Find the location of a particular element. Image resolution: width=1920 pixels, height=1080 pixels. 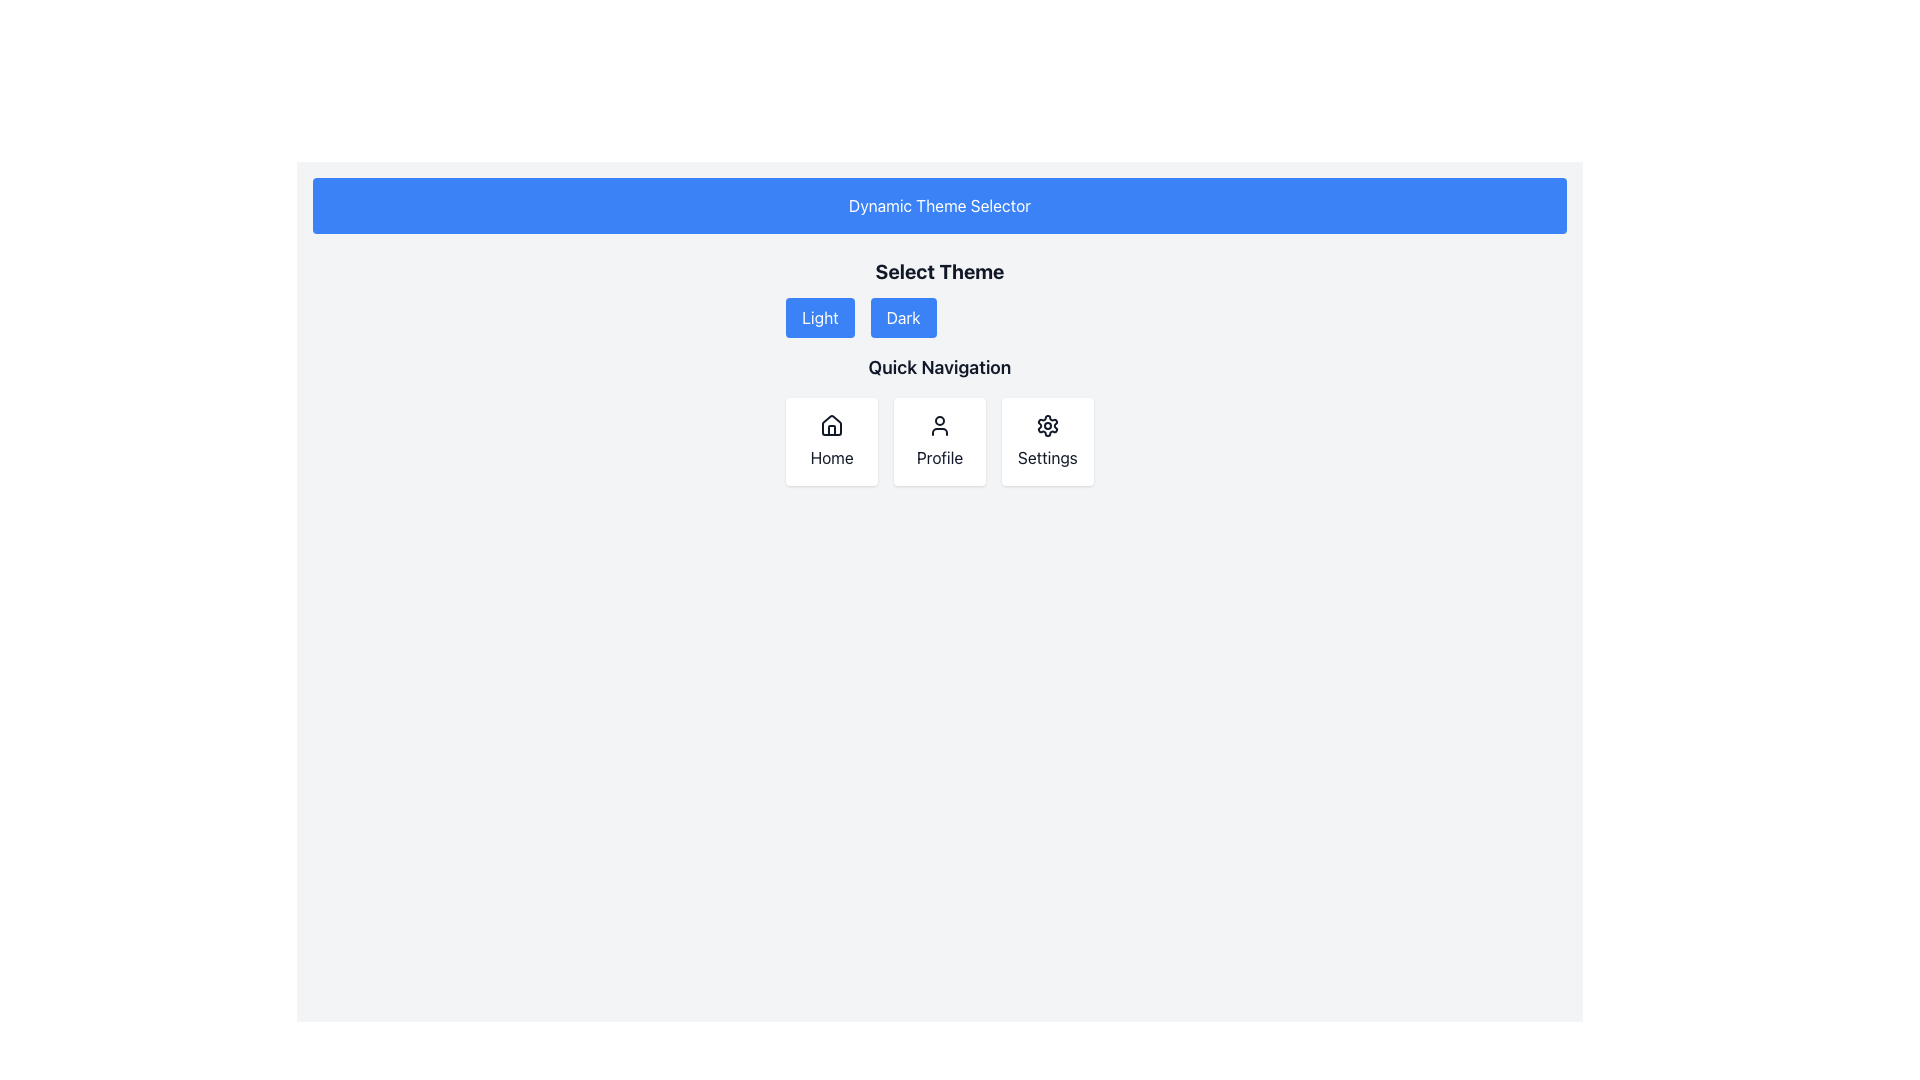

text label indicating the 'Home' section, located below the house icon in the first navigation card under the 'Quick Navigation' section is located at coordinates (832, 458).